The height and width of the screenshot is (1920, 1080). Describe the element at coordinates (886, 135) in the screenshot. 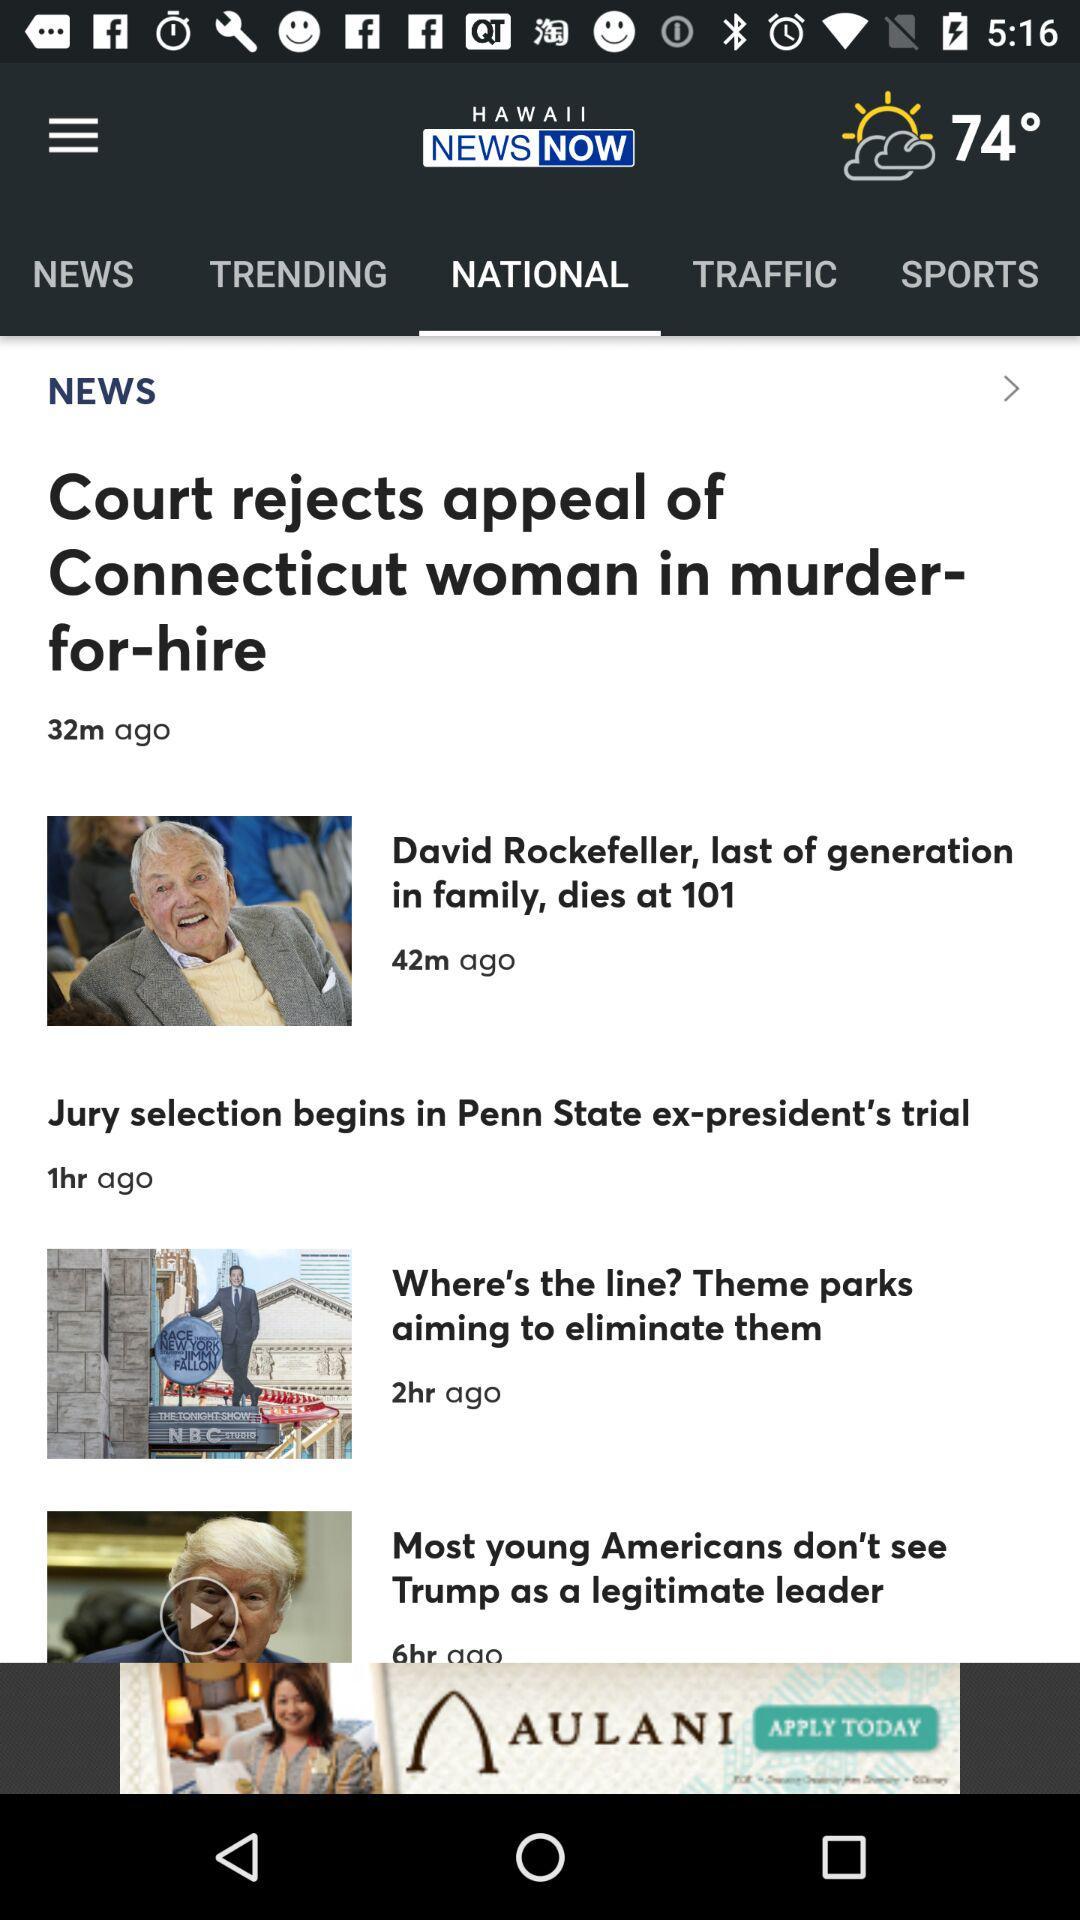

I see `menu` at that location.